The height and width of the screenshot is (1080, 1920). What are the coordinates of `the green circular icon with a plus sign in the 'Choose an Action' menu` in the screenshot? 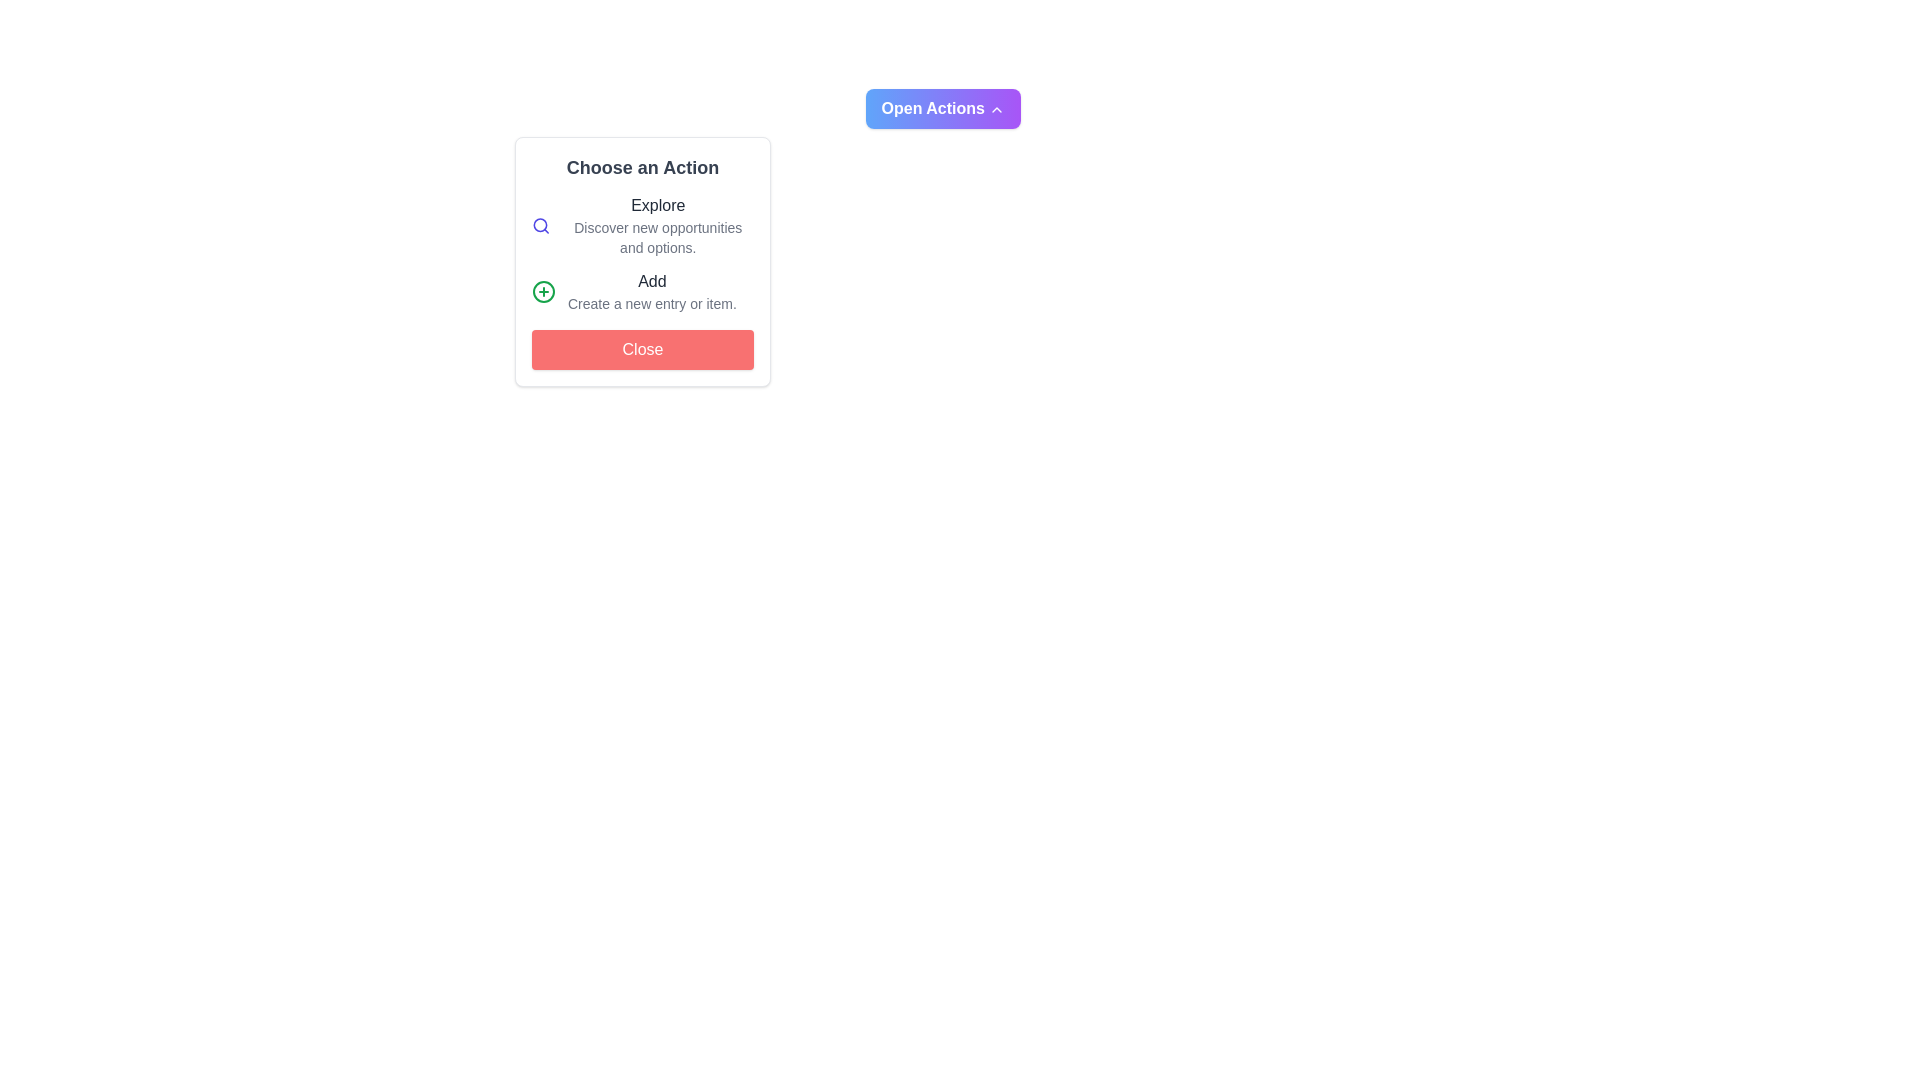 It's located at (543, 292).